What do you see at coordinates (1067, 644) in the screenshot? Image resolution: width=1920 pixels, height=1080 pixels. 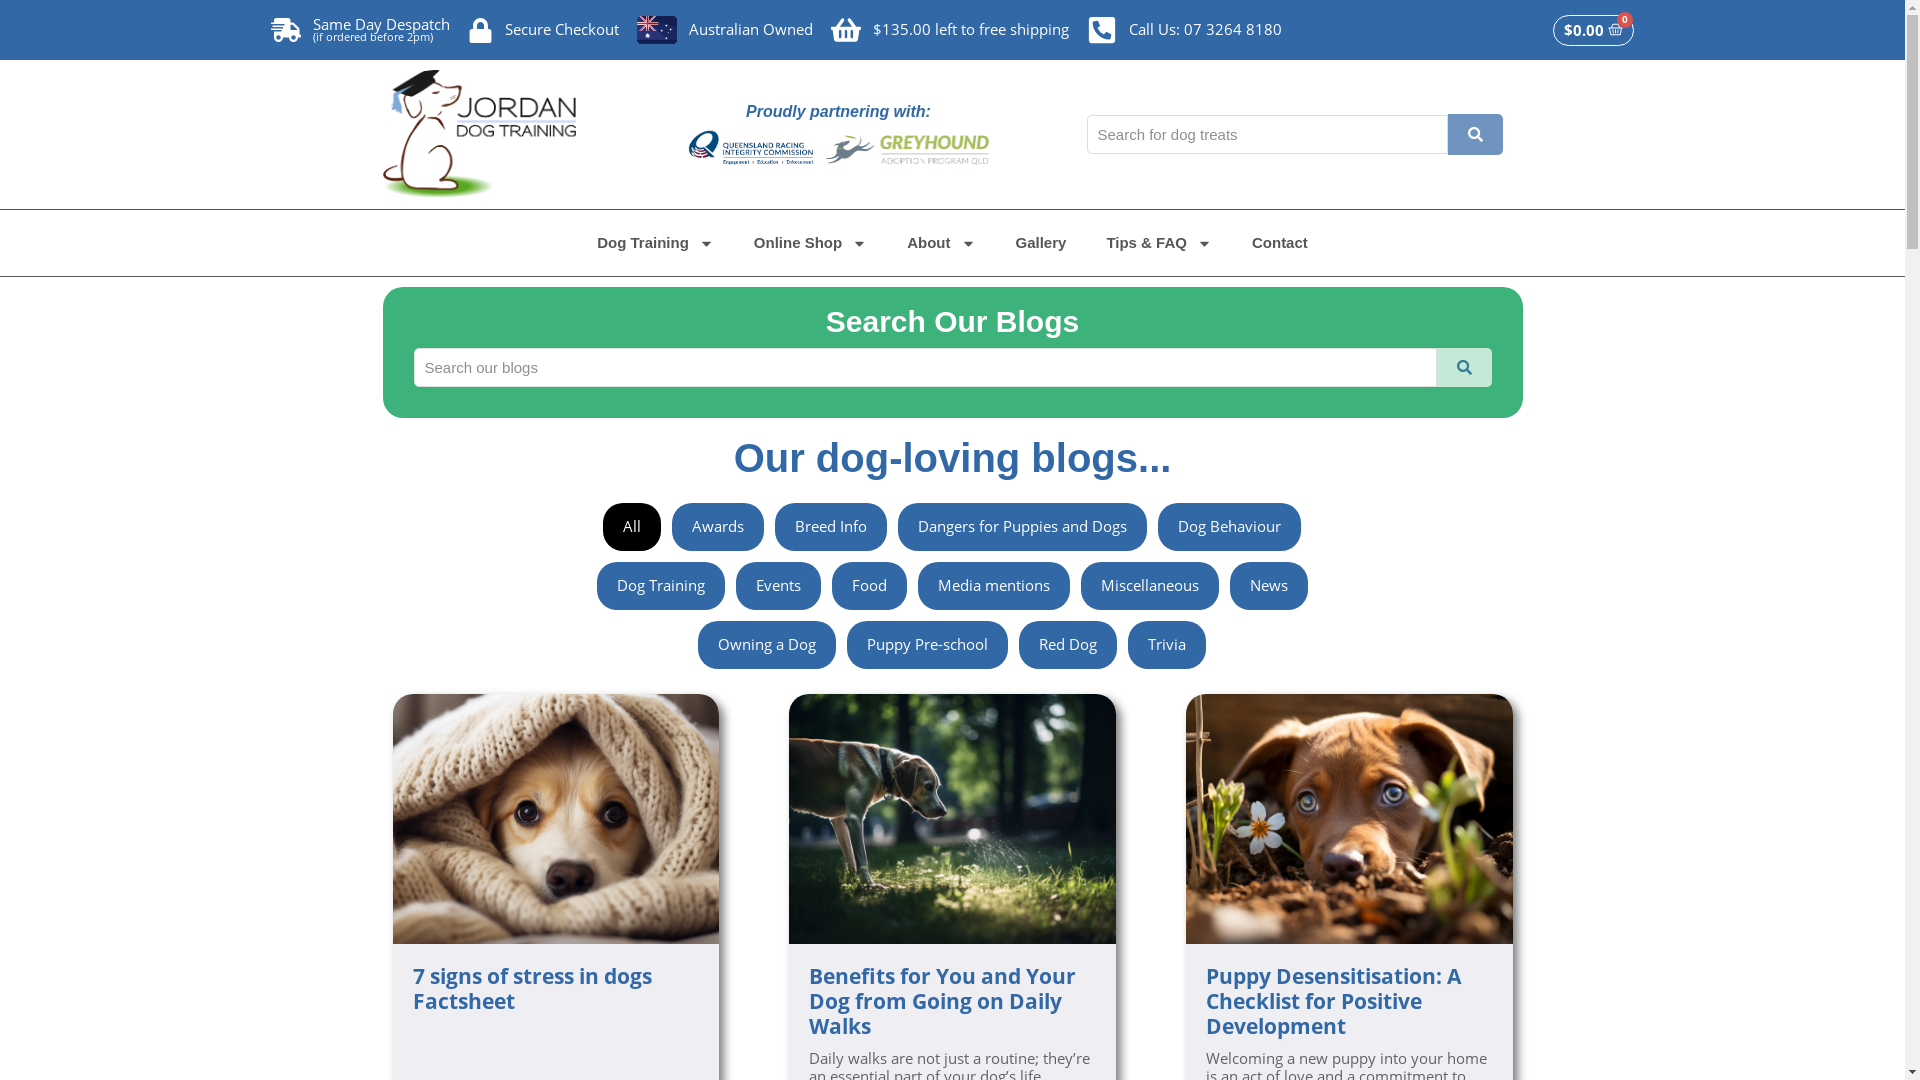 I see `'Red Dog'` at bounding box center [1067, 644].